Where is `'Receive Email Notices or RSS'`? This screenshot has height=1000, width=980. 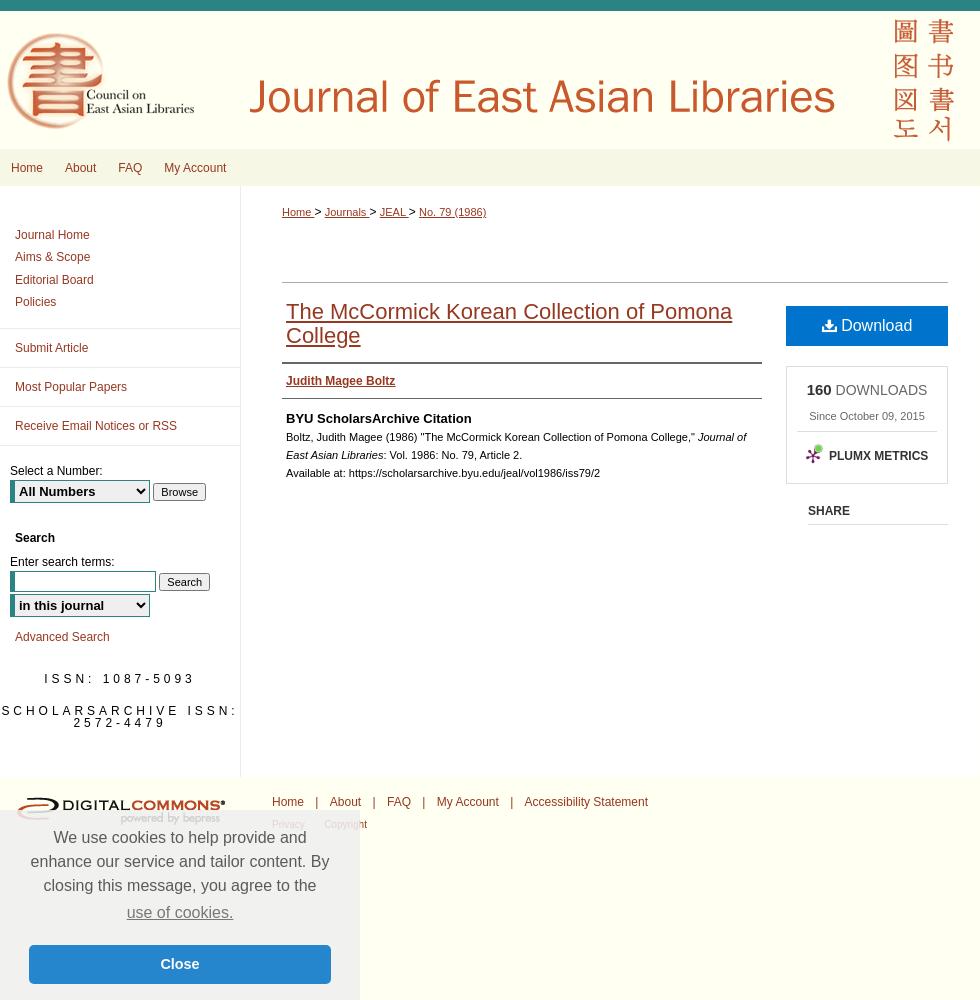
'Receive Email Notices or RSS' is located at coordinates (96, 425).